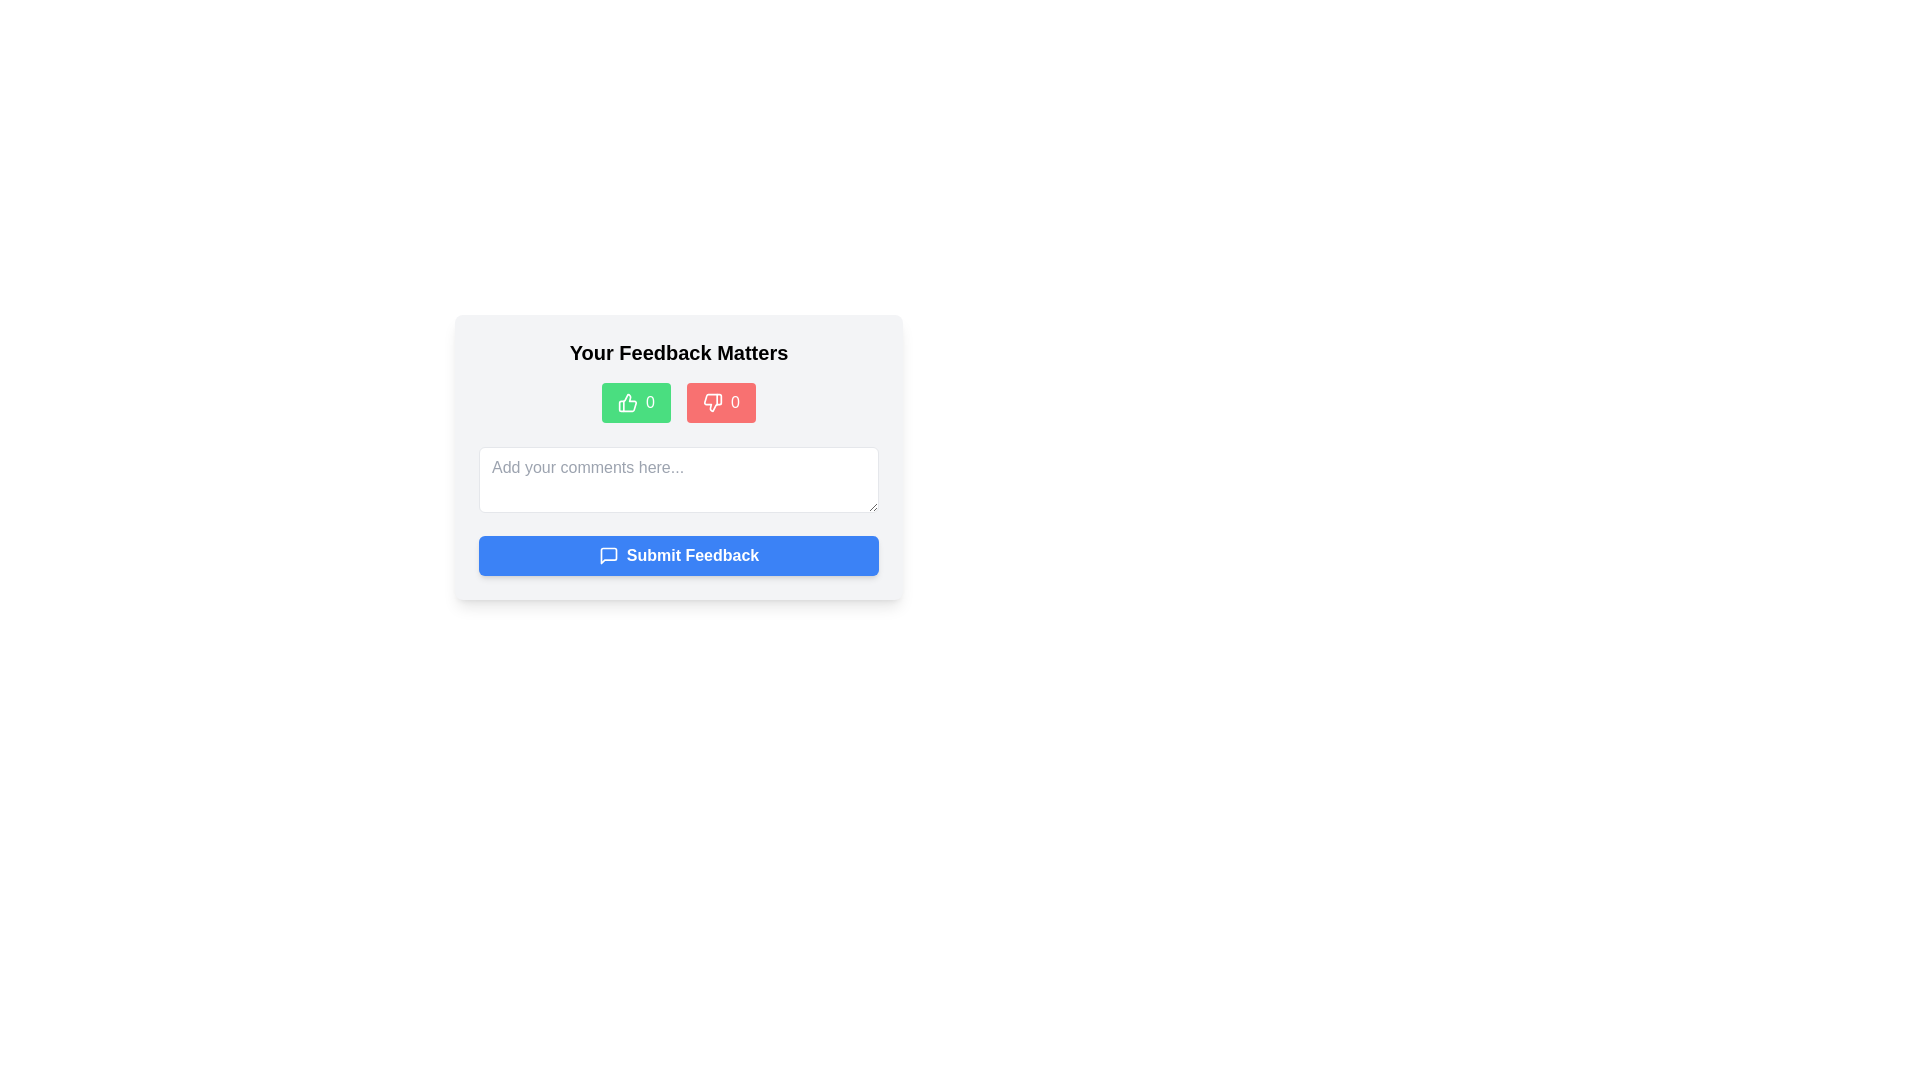  Describe the element at coordinates (734, 402) in the screenshot. I see `numeric value displayed in the text label located inside the red button grouping next to the thumbs-down icon at the bottom of the central interface section` at that location.